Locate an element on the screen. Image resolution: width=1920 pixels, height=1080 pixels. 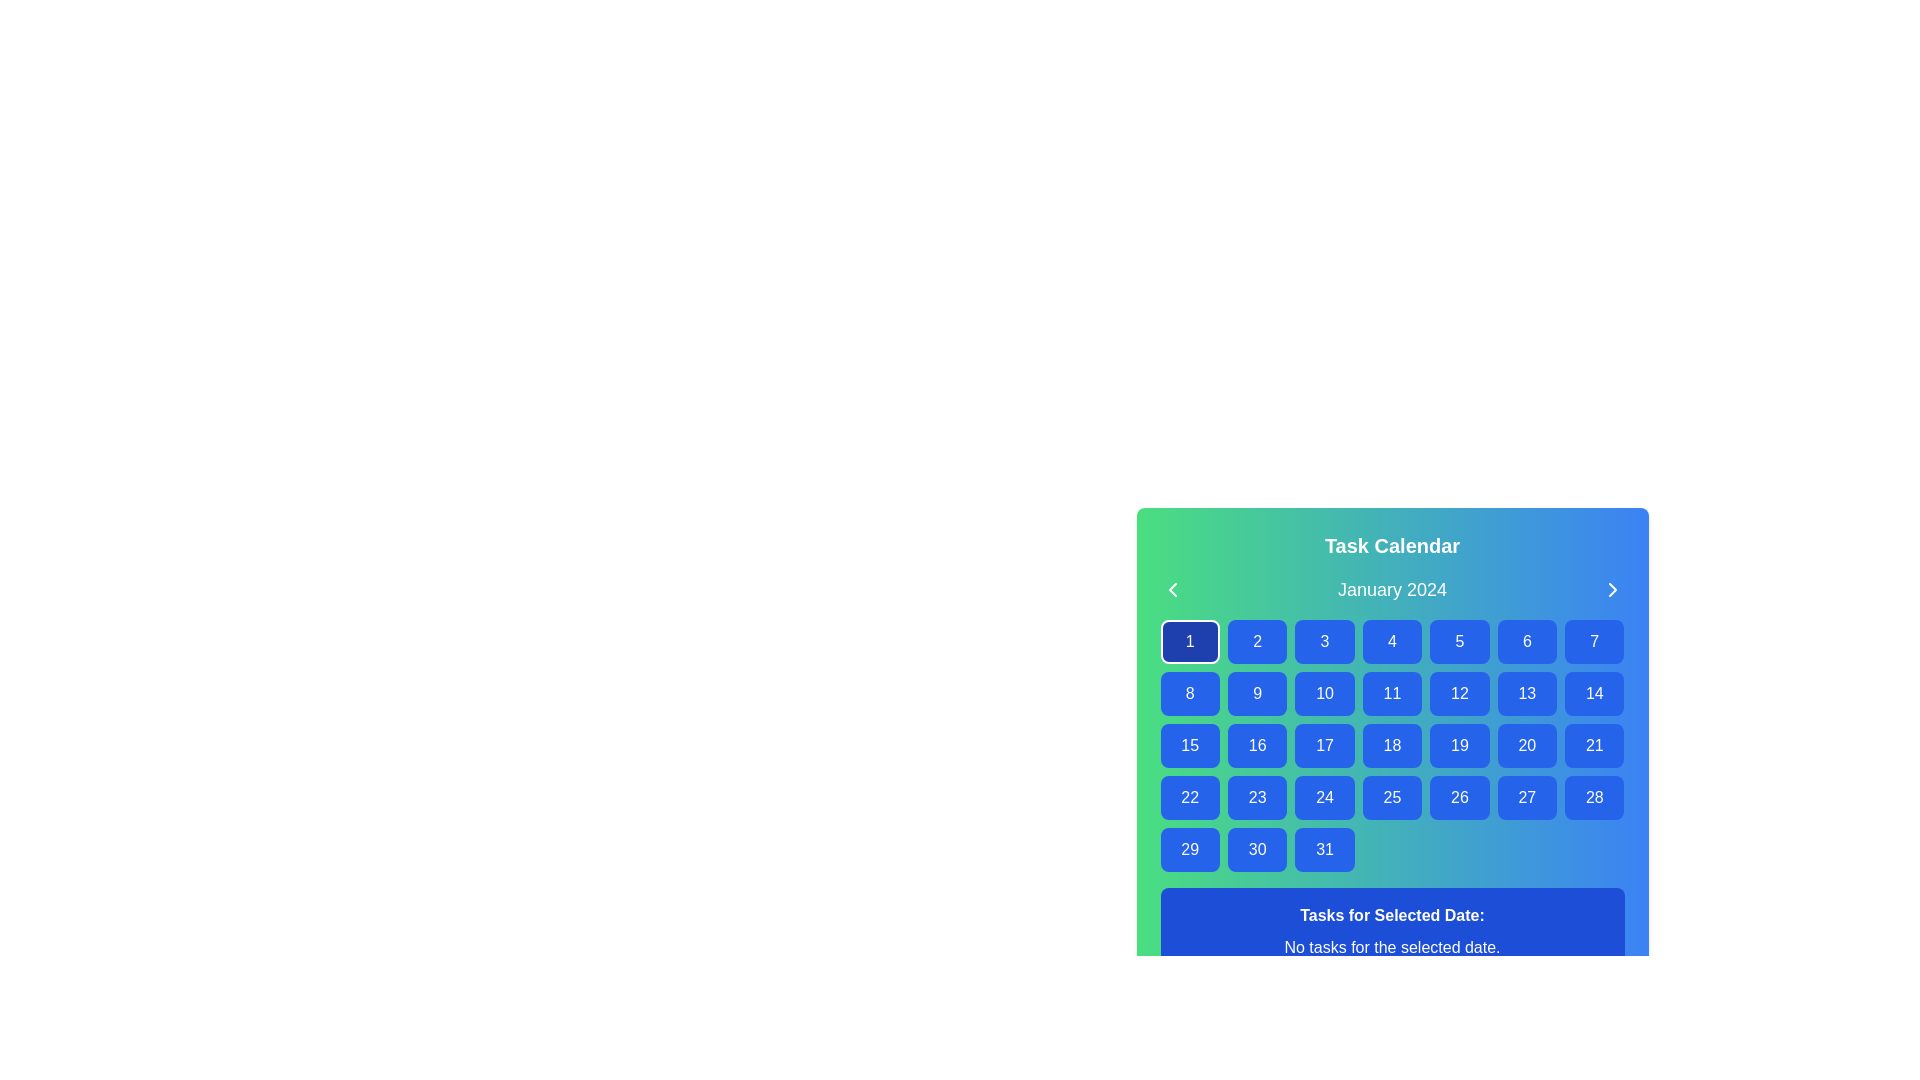
the navigation icon button located in the top-right section of the 'Task Calendar' UI to switch to the next calendar view is located at coordinates (1612, 589).